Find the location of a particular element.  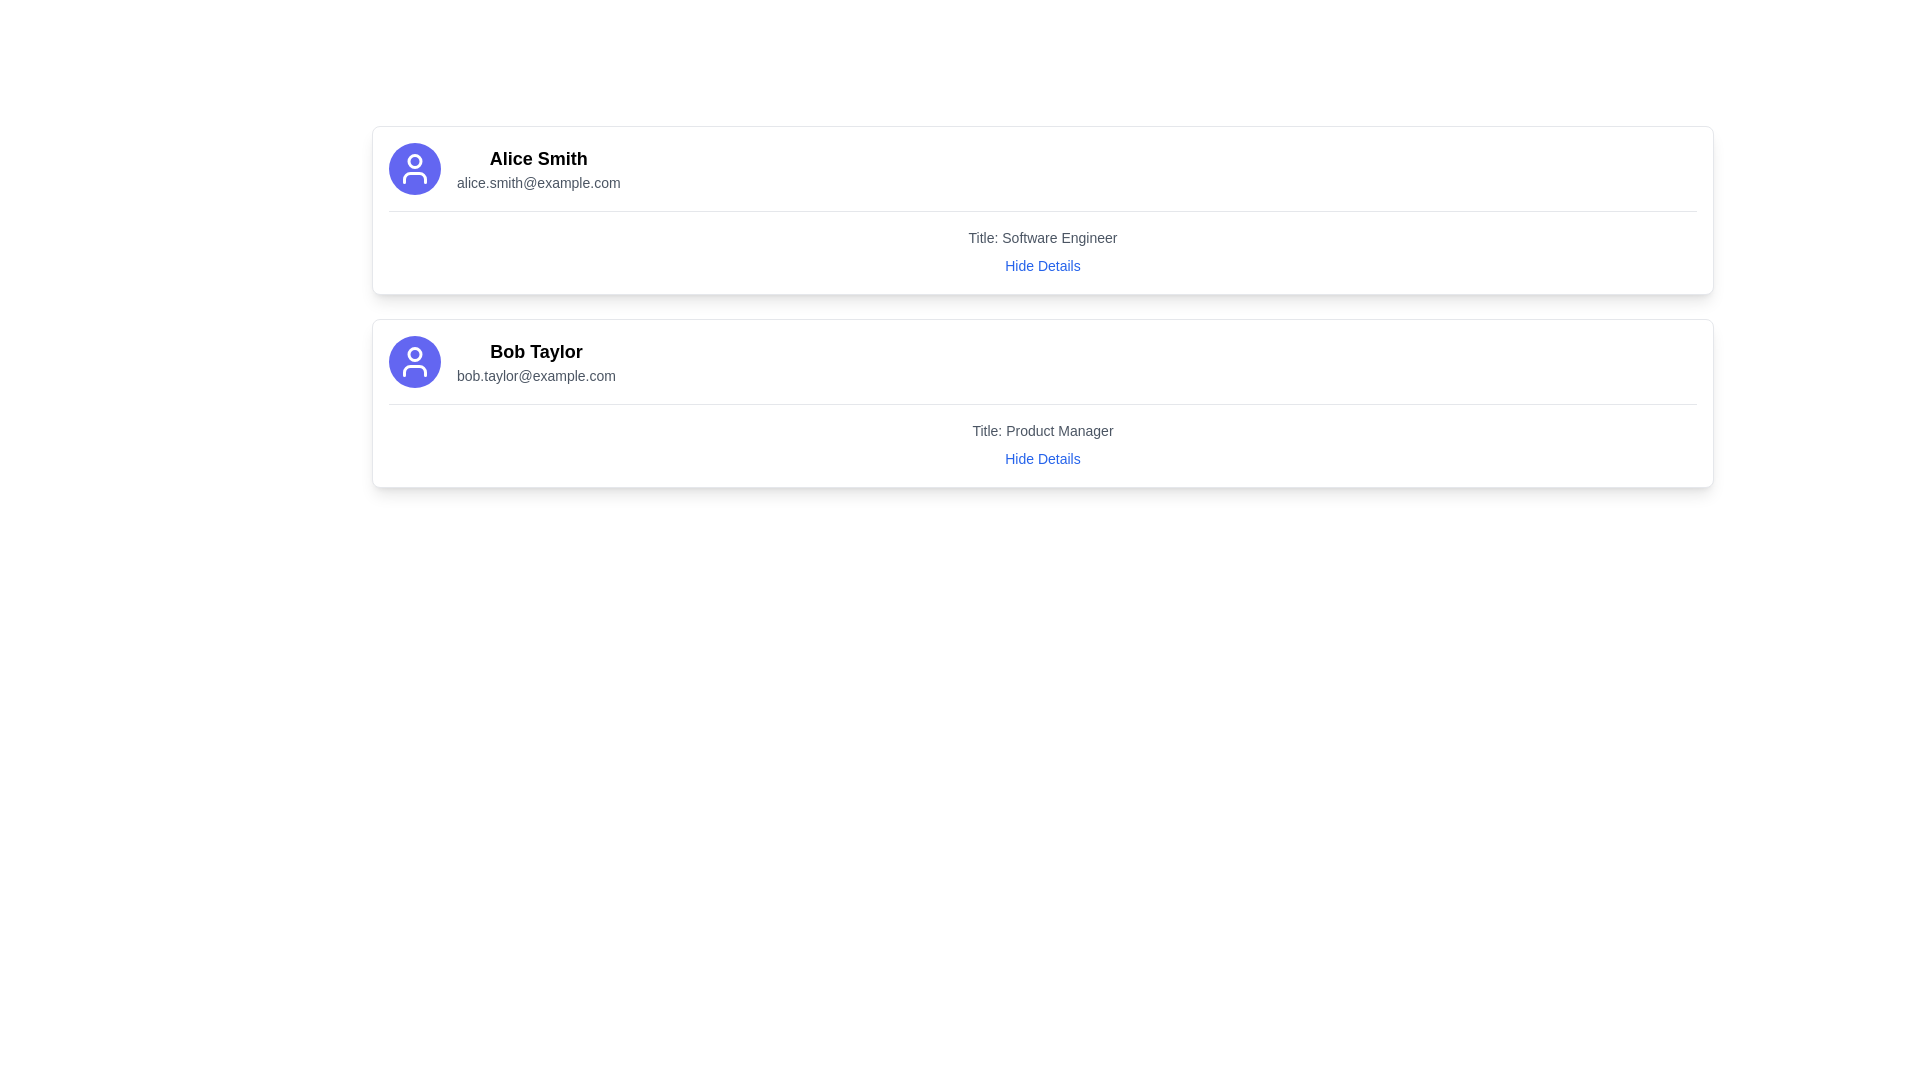

the plain text label displaying the email address 'alice.smith@example.com', which is styled in small gray font and positioned beneath 'Alice Smith' in the top card is located at coordinates (538, 182).